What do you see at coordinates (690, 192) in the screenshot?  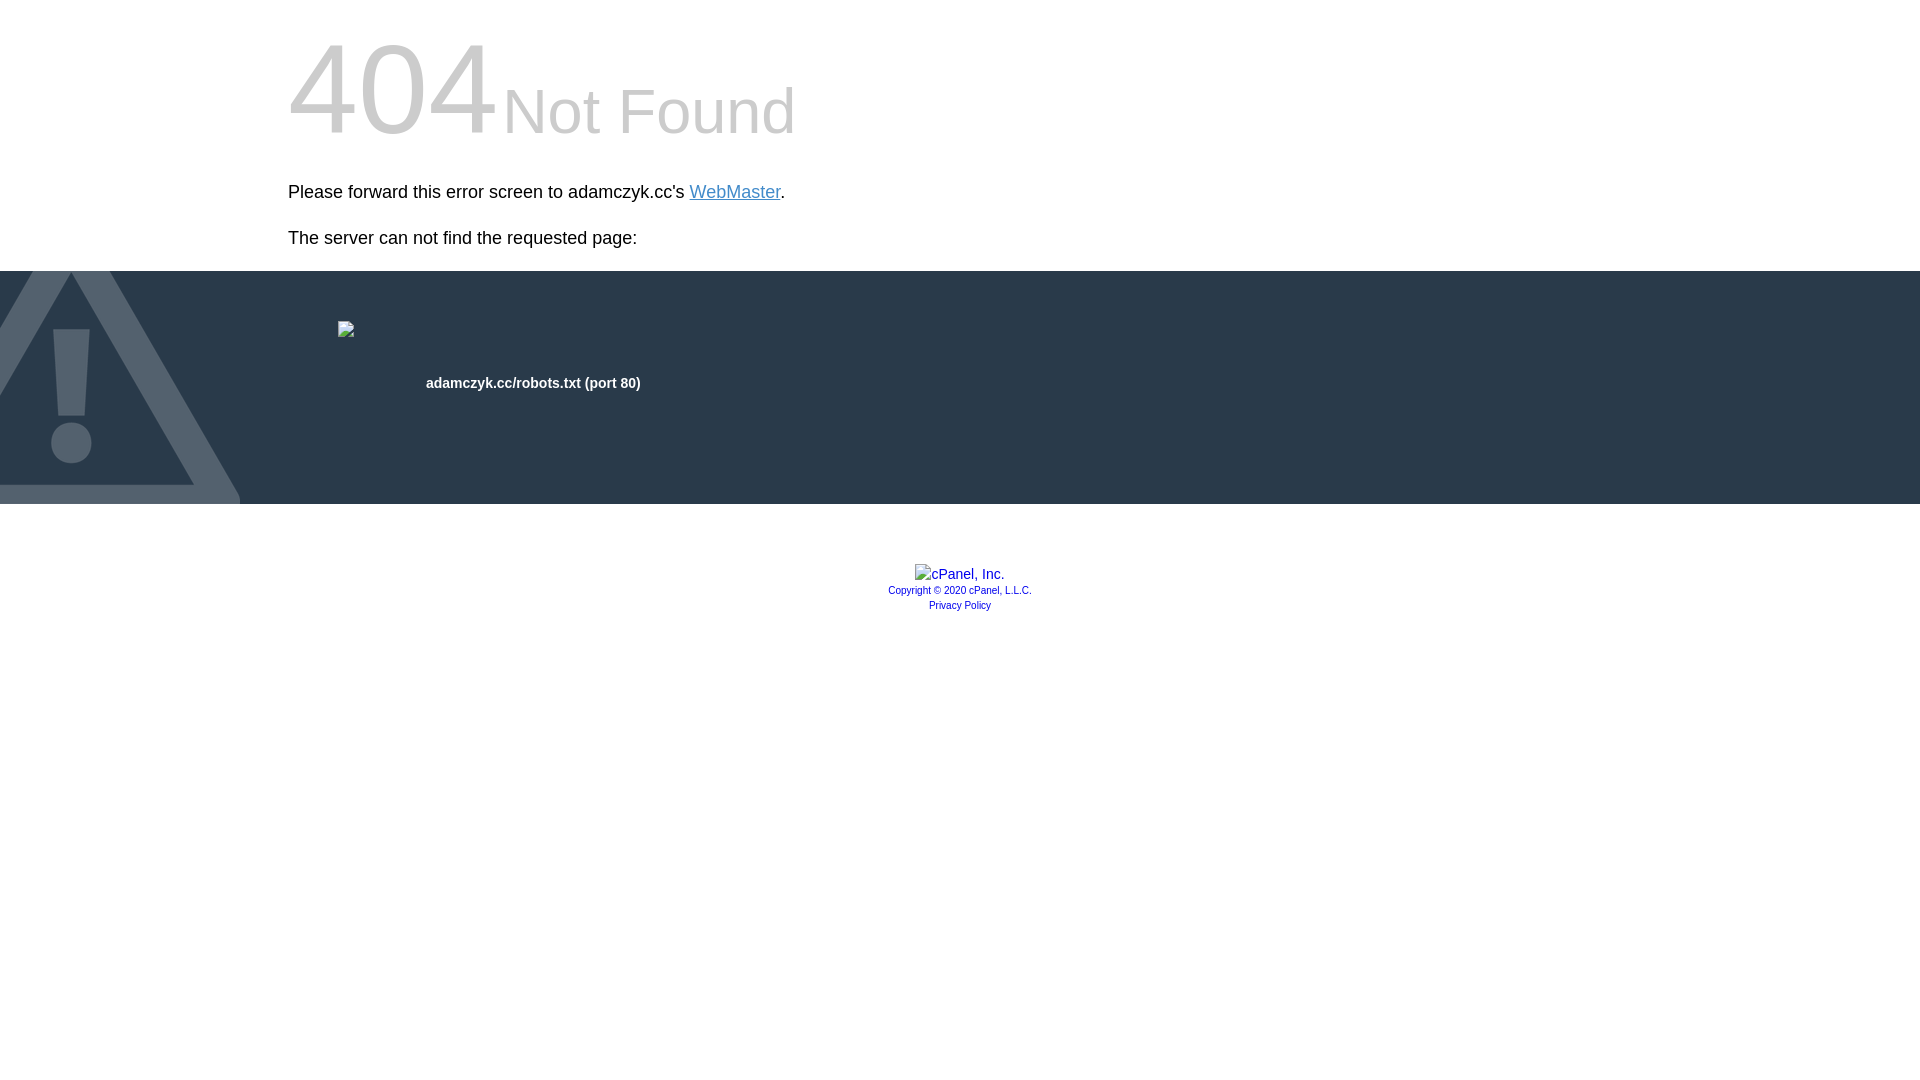 I see `'WebMaster'` at bounding box center [690, 192].